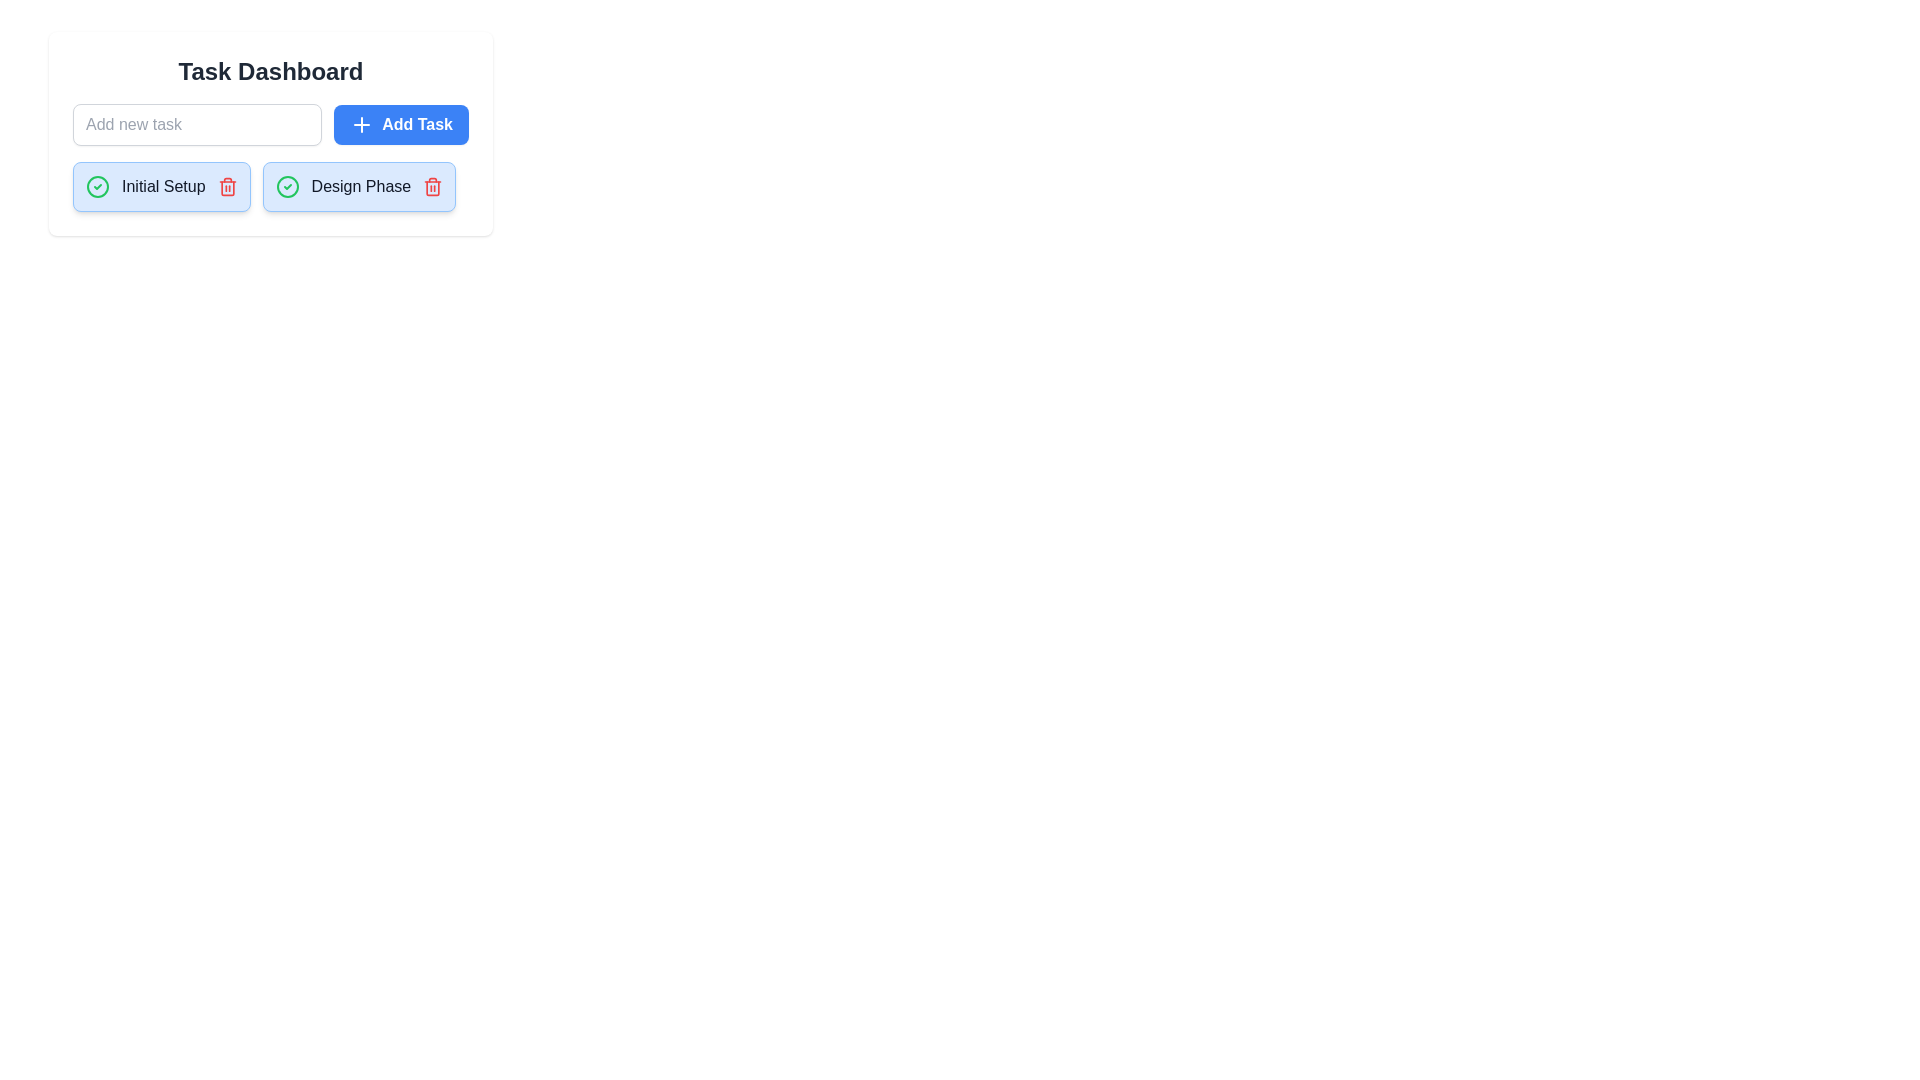  I want to click on the 'Add Task' button to add the task, so click(400, 124).